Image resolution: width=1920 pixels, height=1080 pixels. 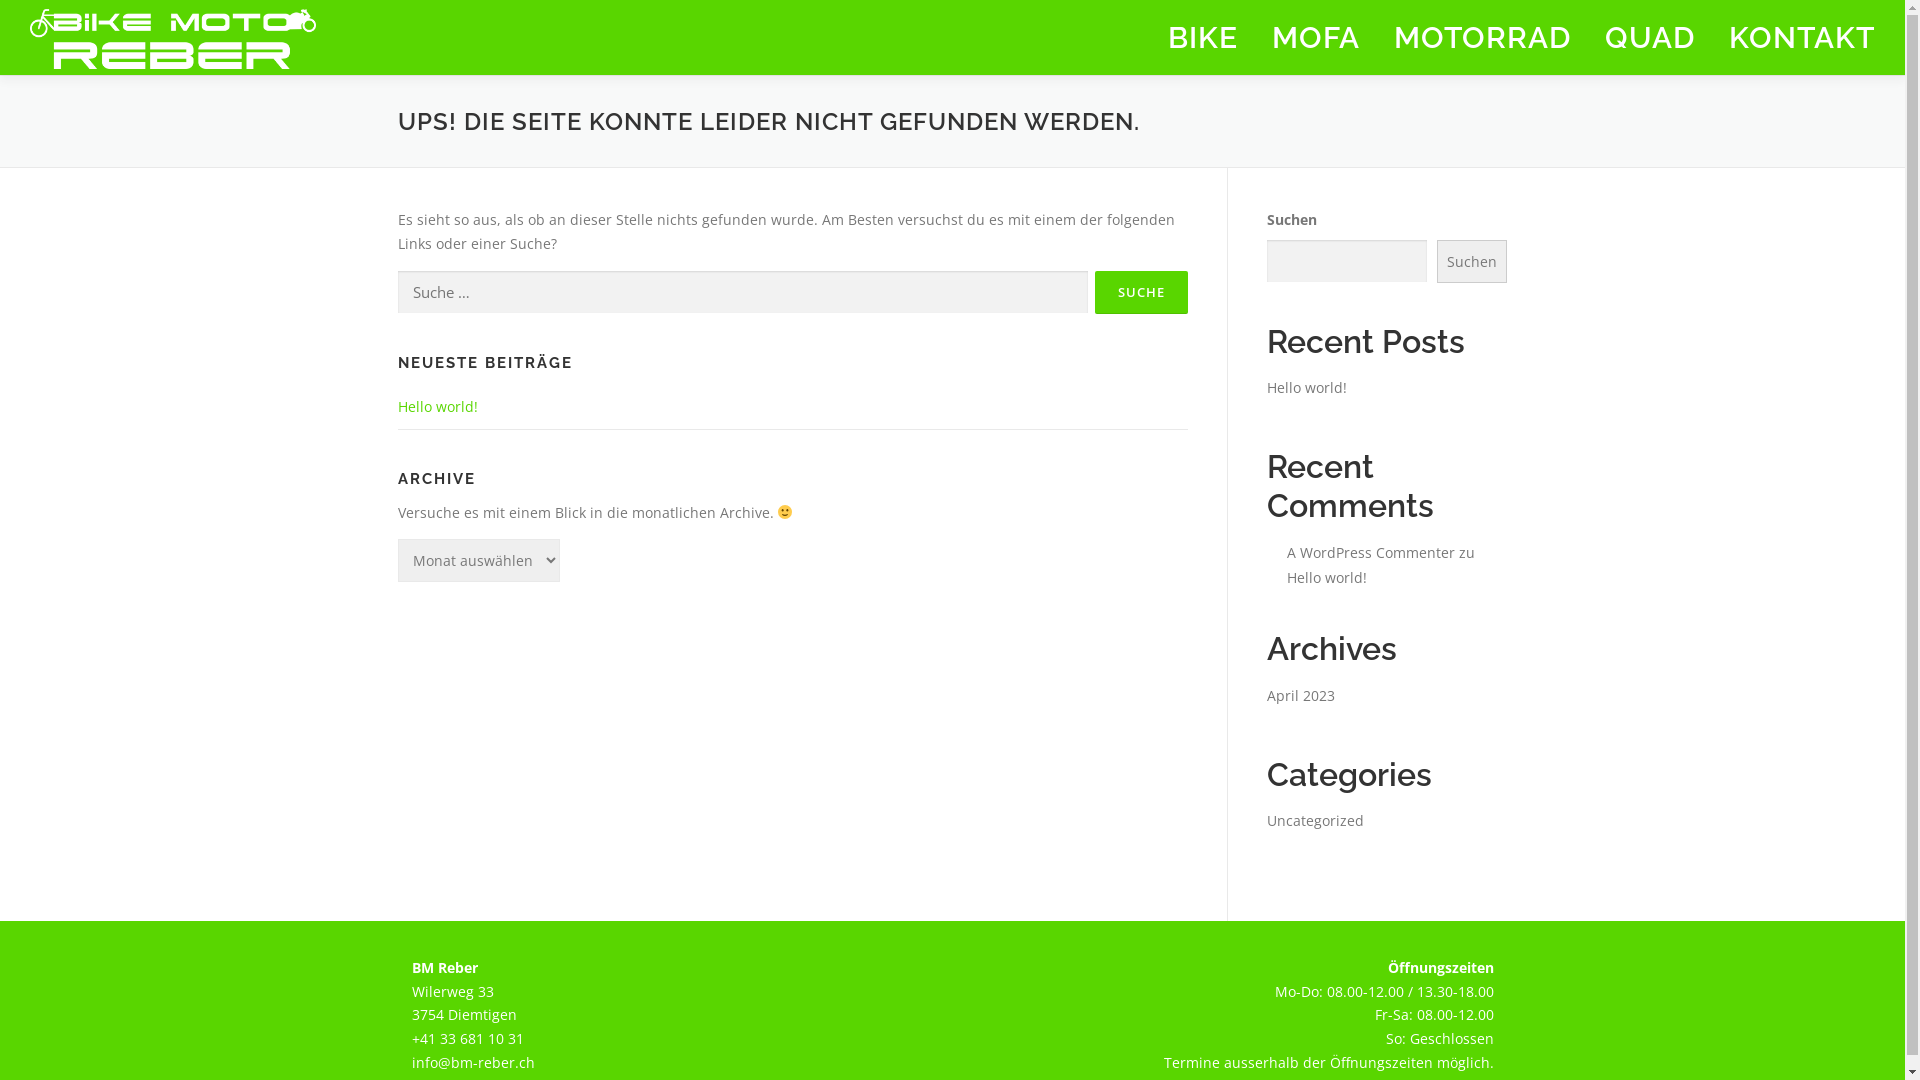 What do you see at coordinates (1793, 37) in the screenshot?
I see `'KONTAKT'` at bounding box center [1793, 37].